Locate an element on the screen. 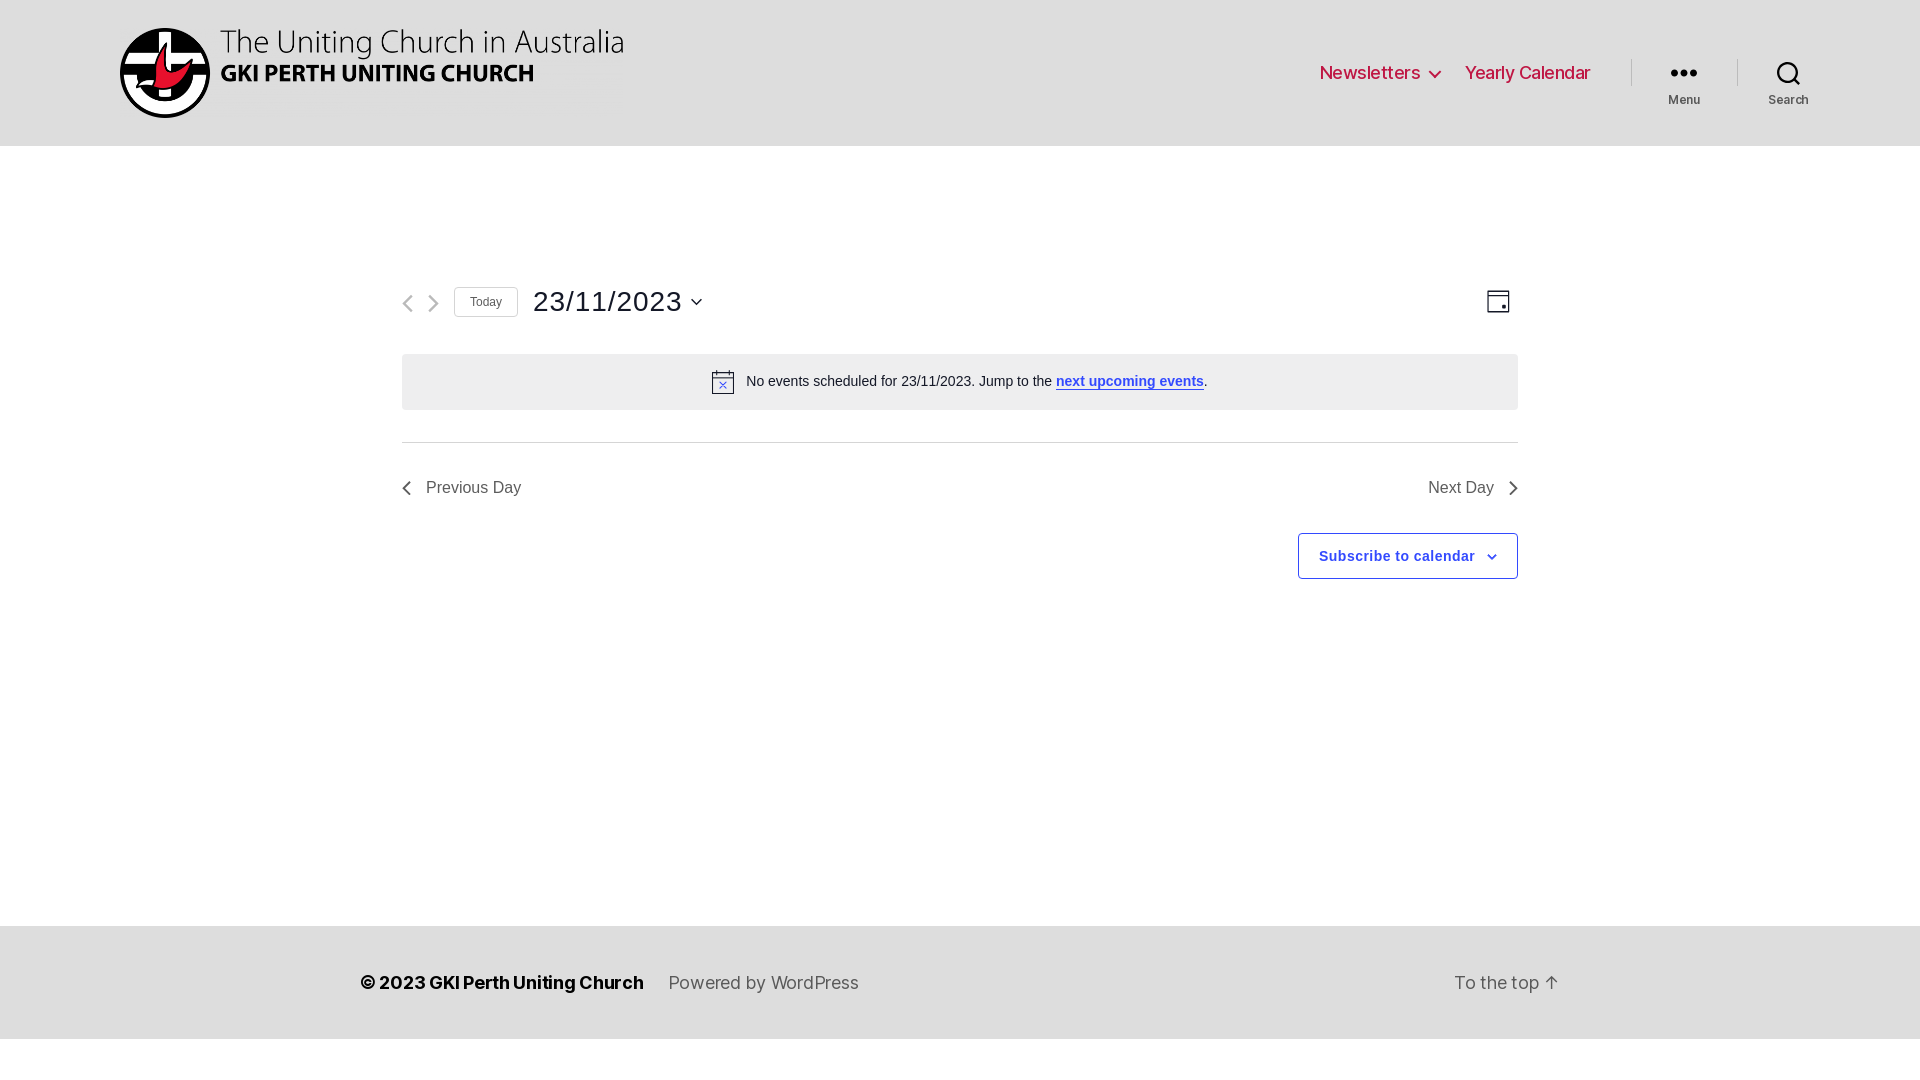 The width and height of the screenshot is (1920, 1080). 'Menu' is located at coordinates (1631, 72).